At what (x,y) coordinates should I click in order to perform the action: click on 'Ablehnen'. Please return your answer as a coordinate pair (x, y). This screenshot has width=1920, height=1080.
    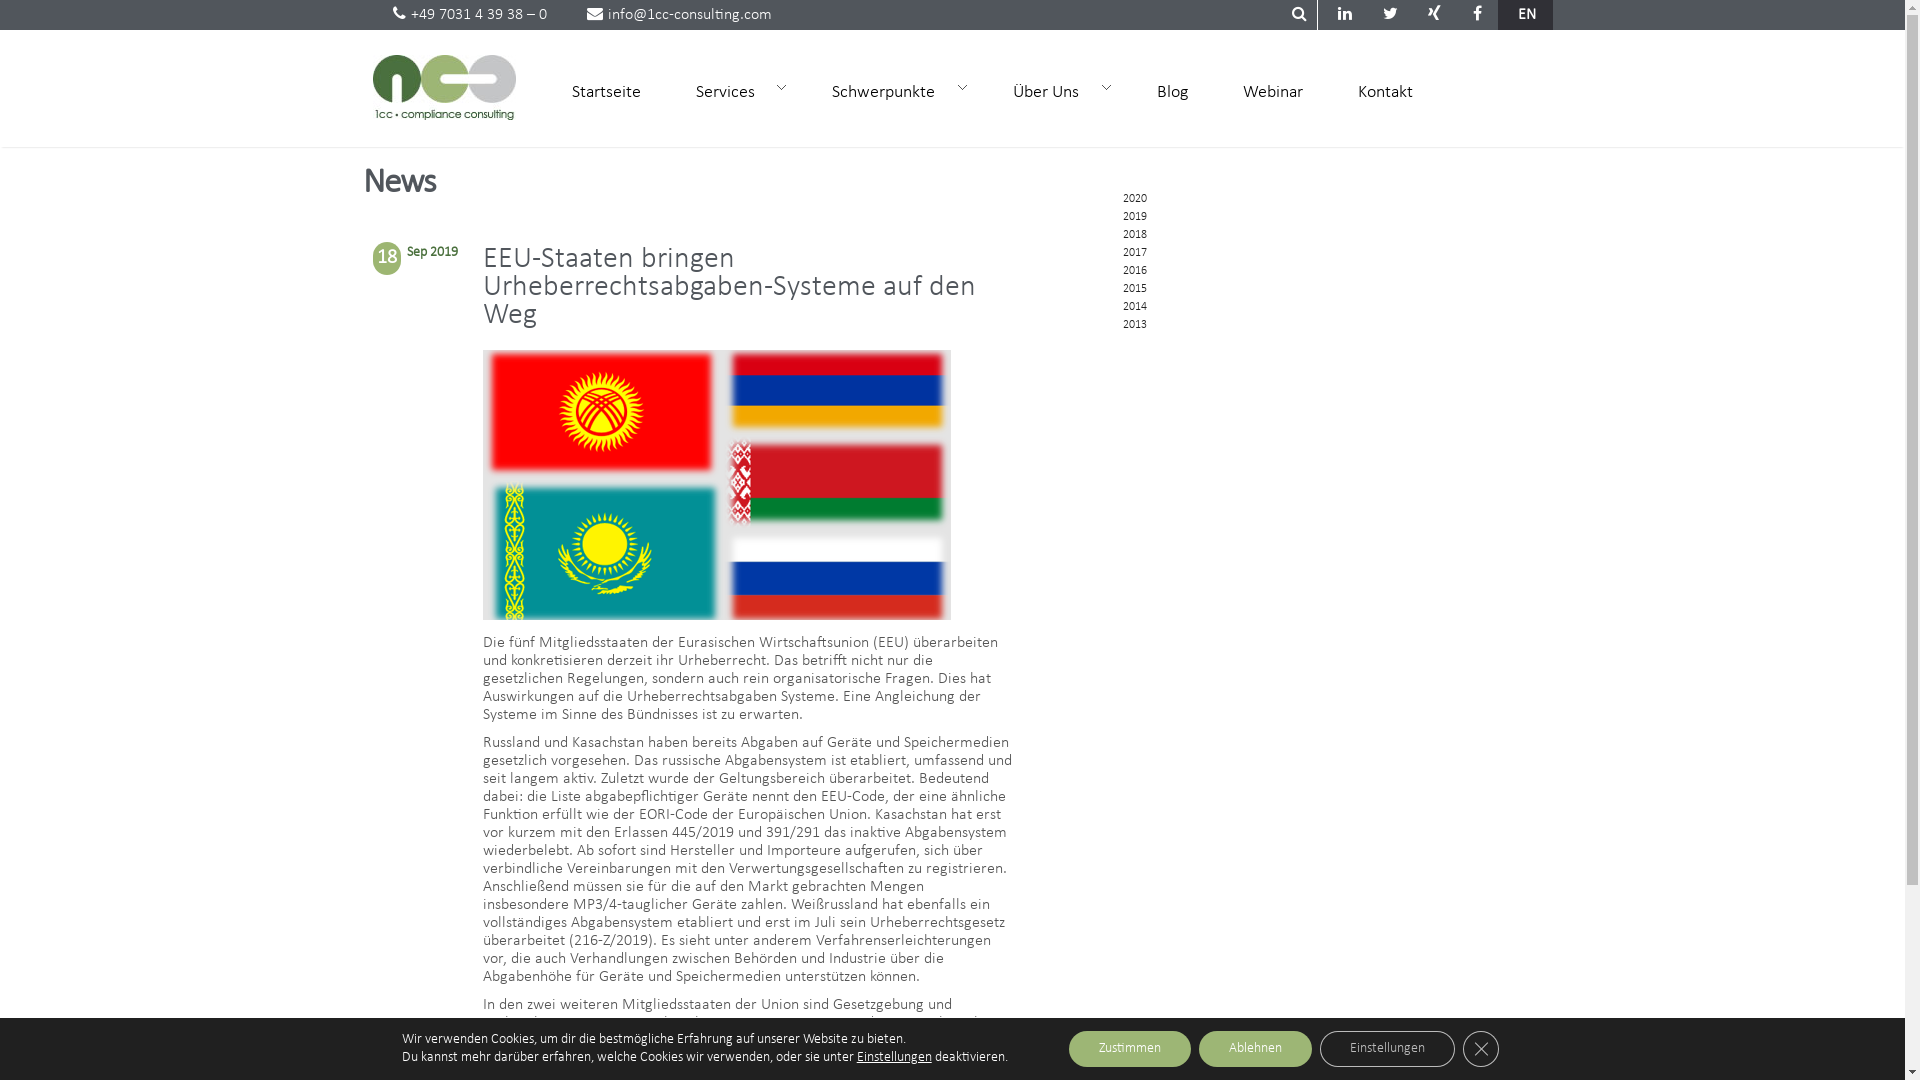
    Looking at the image, I should click on (1254, 1048).